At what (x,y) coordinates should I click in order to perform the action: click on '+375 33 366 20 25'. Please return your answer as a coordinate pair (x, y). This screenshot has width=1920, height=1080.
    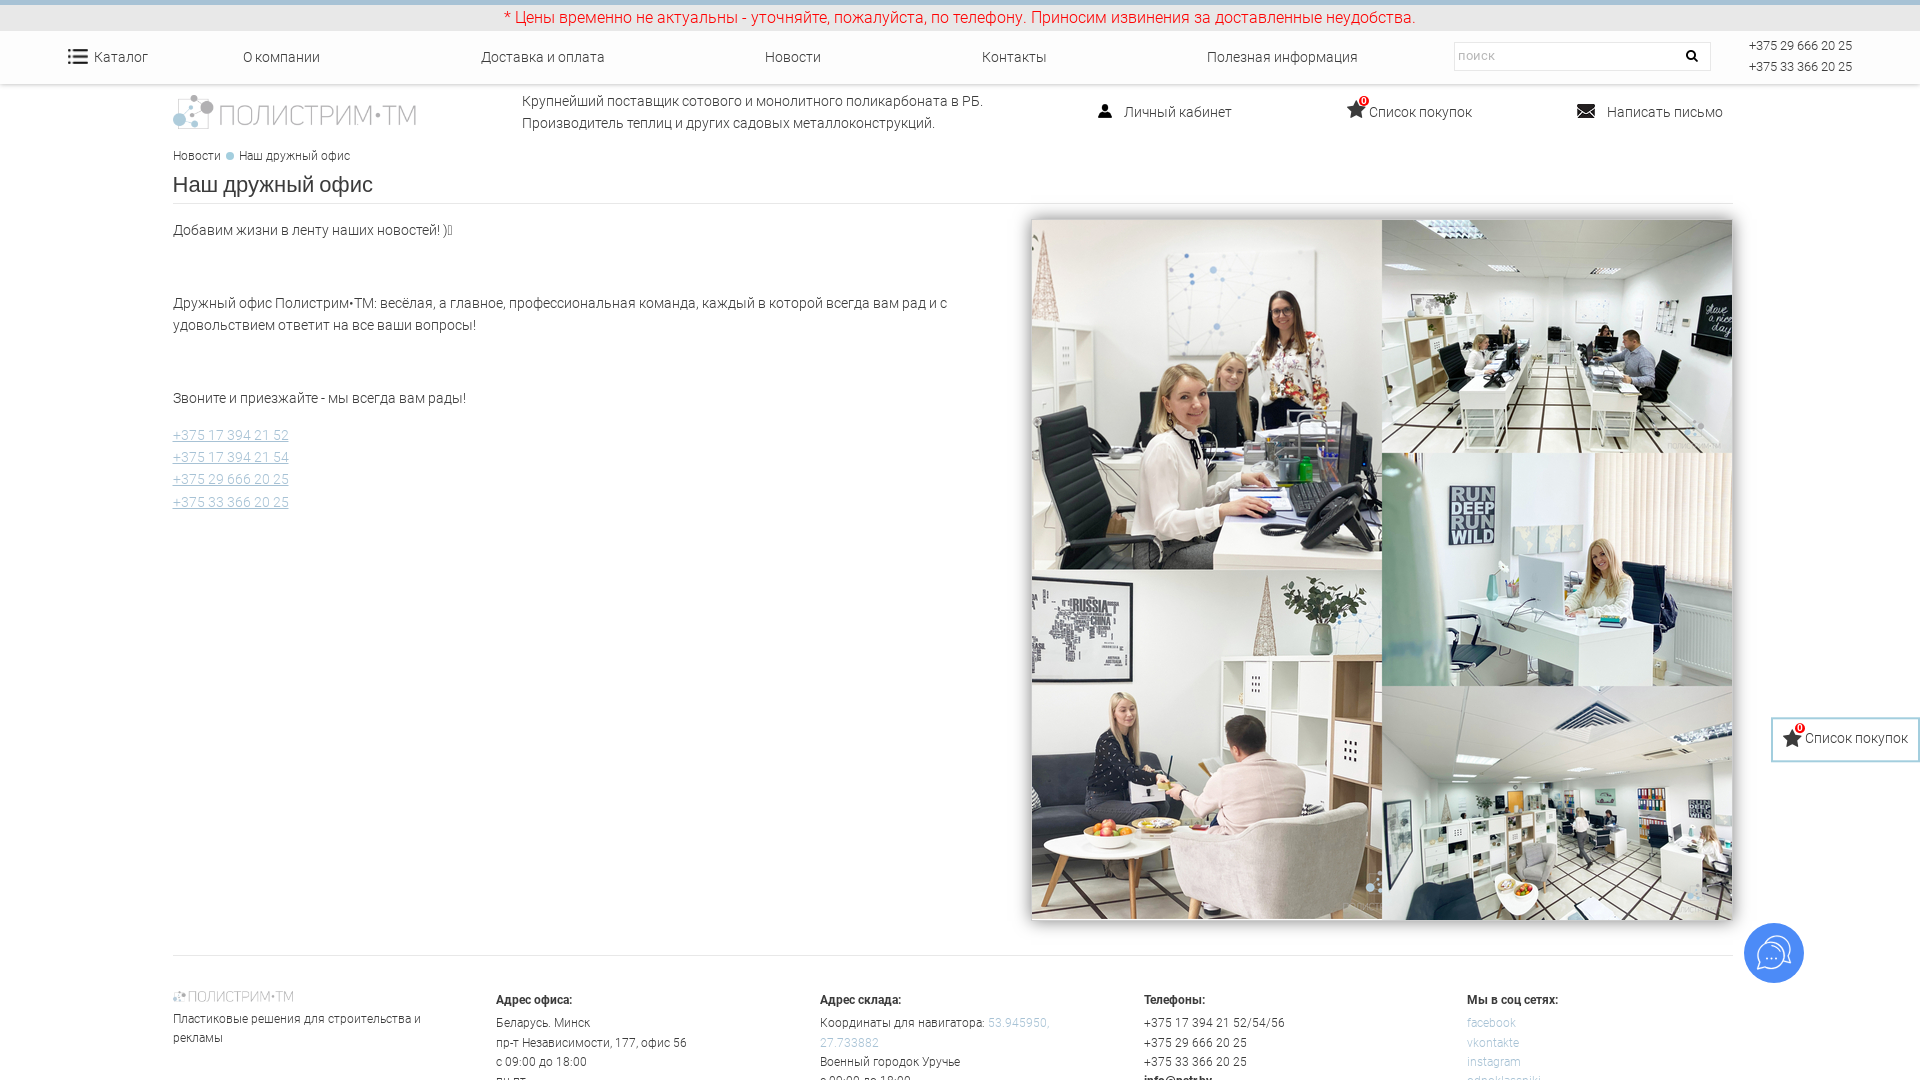
    Looking at the image, I should click on (1195, 1060).